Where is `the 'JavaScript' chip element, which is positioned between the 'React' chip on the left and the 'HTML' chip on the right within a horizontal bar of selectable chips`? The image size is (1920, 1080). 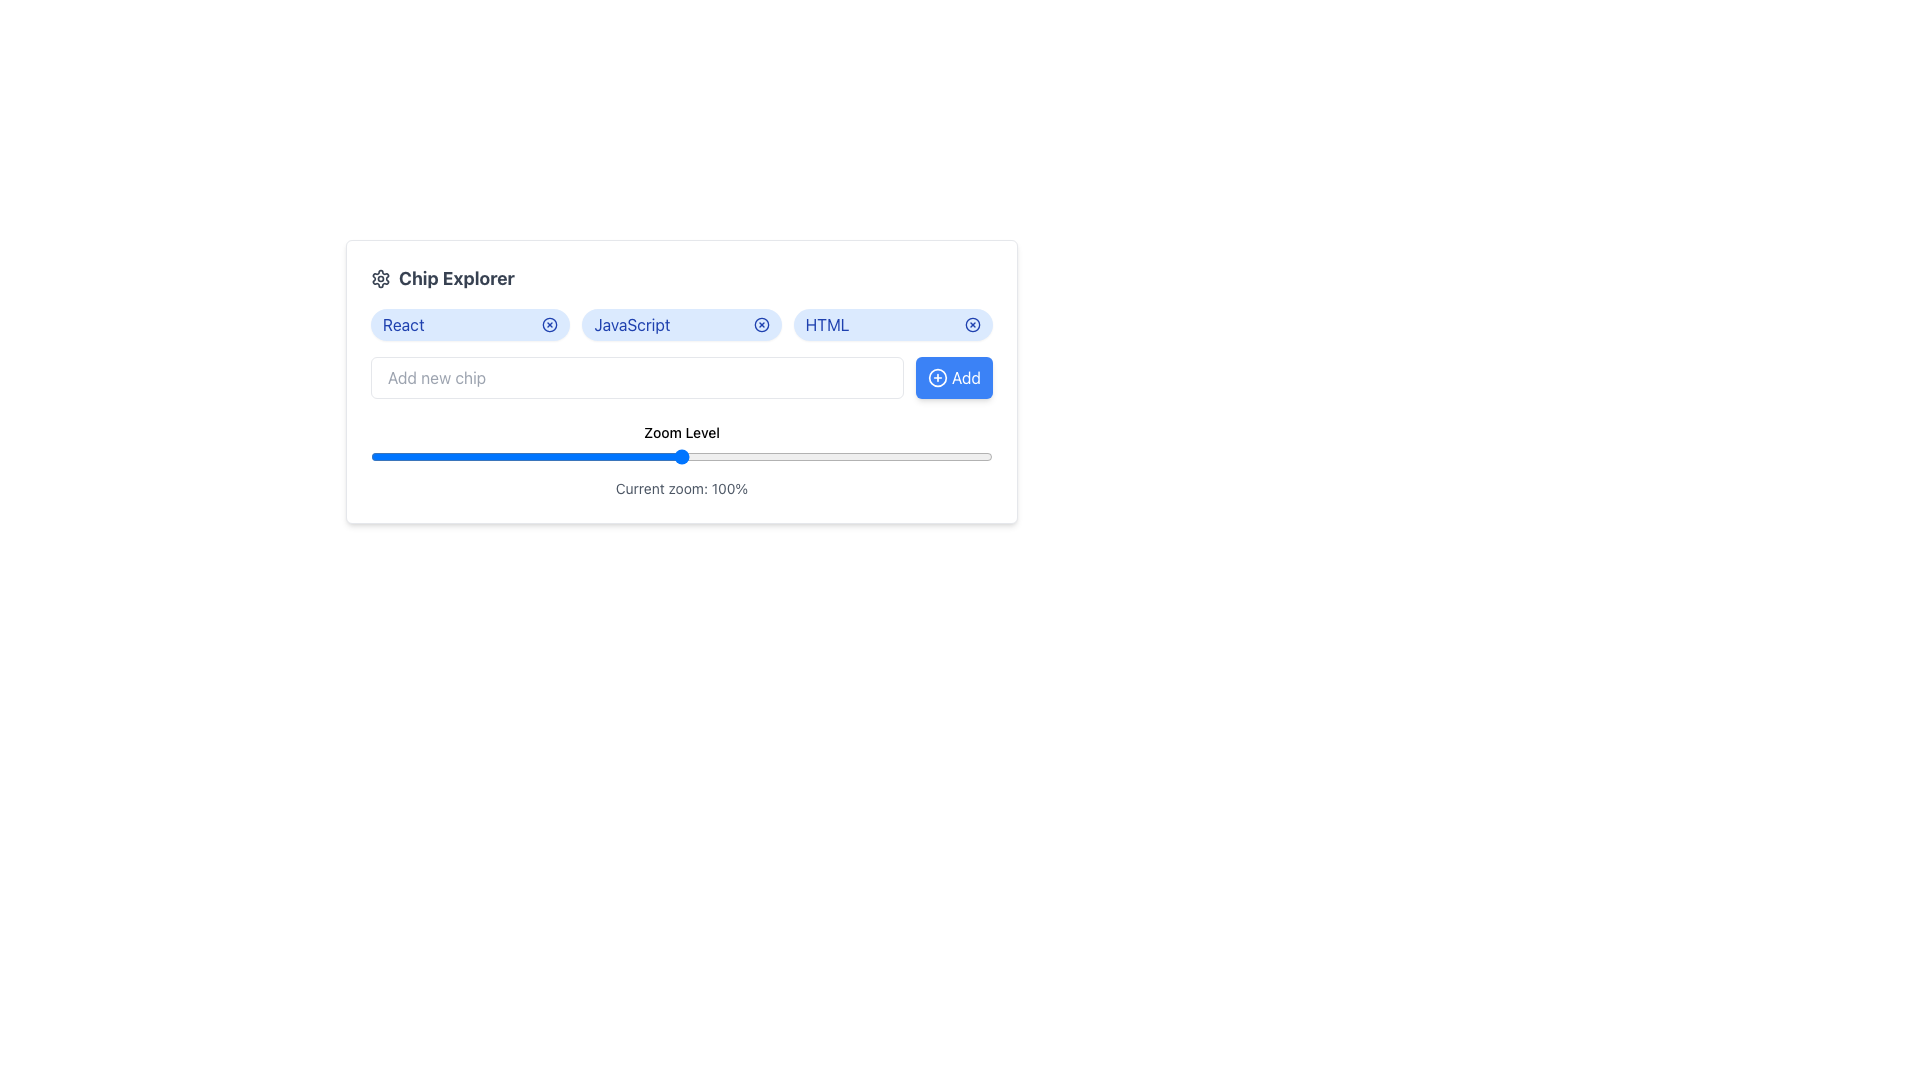
the 'JavaScript' chip element, which is positioned between the 'React' chip on the left and the 'HTML' chip on the right within a horizontal bar of selectable chips is located at coordinates (631, 323).